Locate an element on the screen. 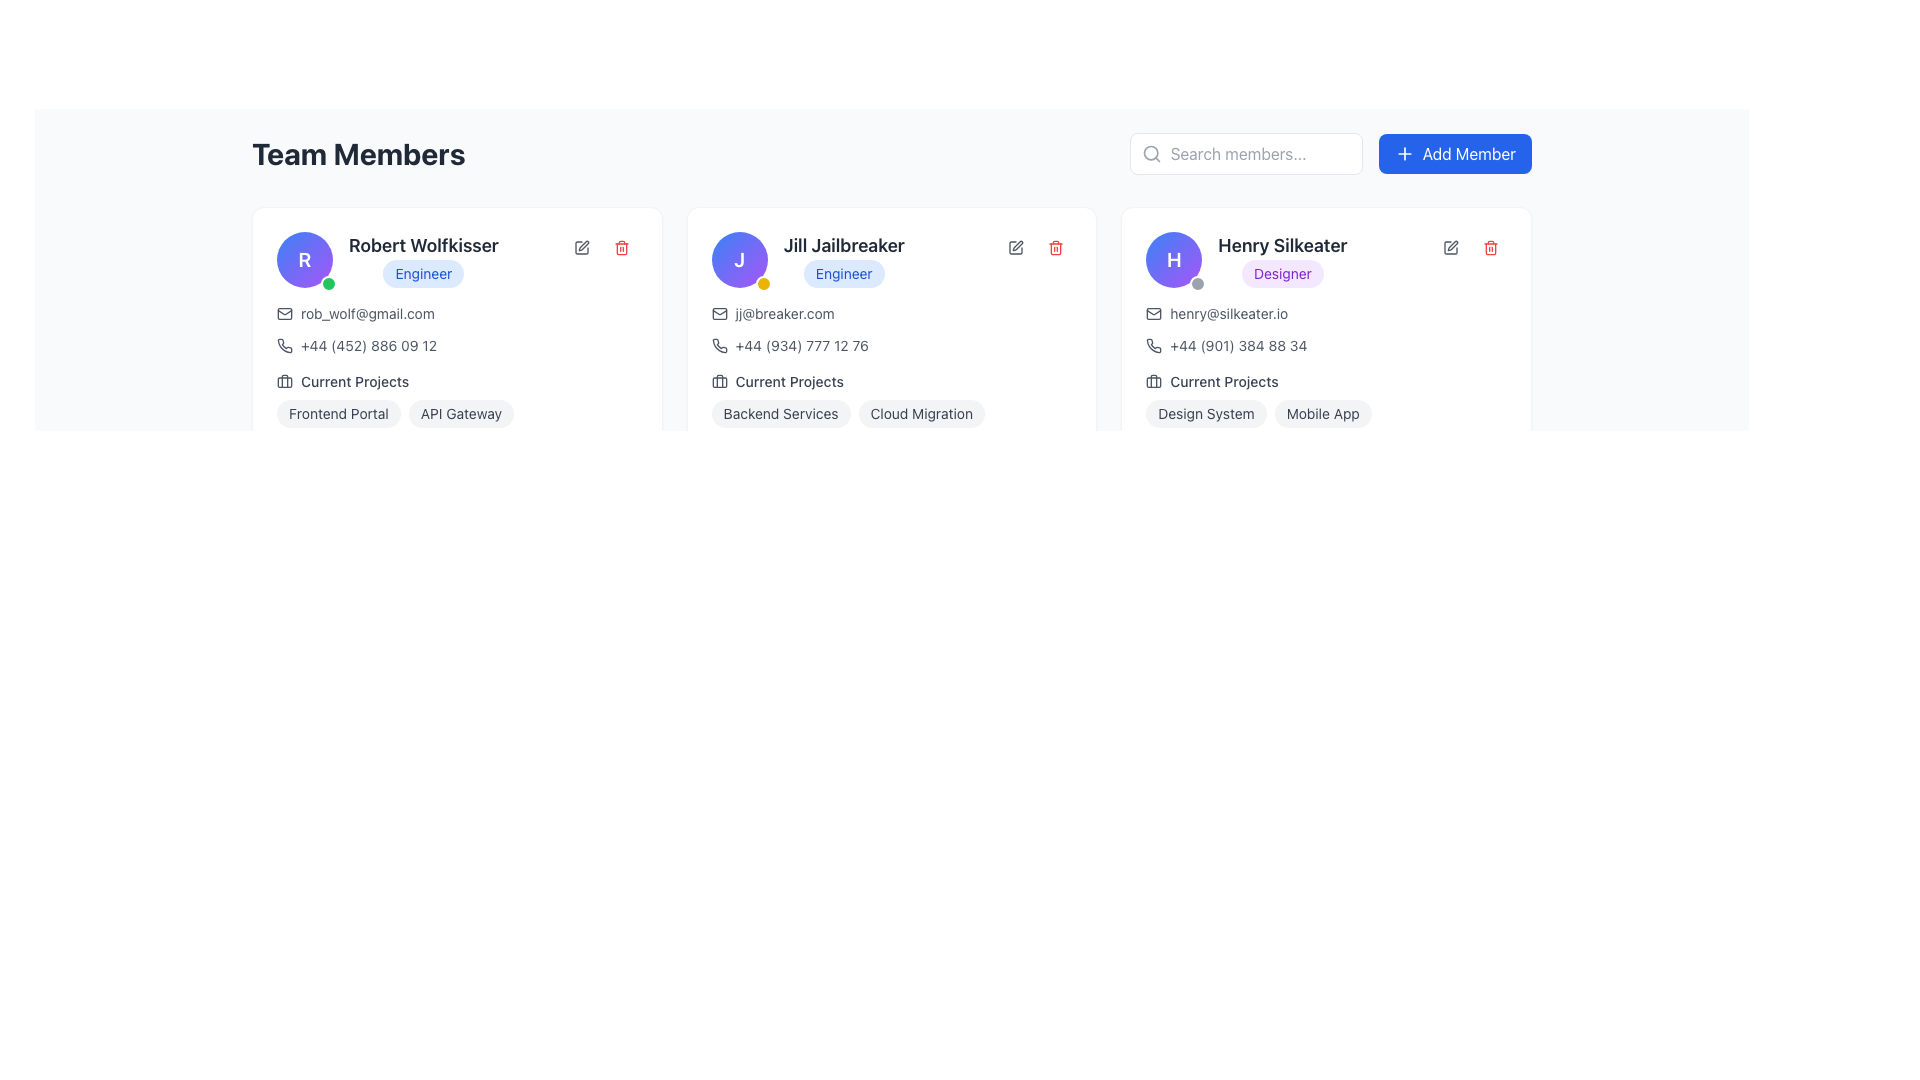 The width and height of the screenshot is (1920, 1080). the 'Design System' label, which is a small rectangular tag with rounded edges located under the 'Current Projects' section in Henry Silkeater's profile card is located at coordinates (1205, 412).